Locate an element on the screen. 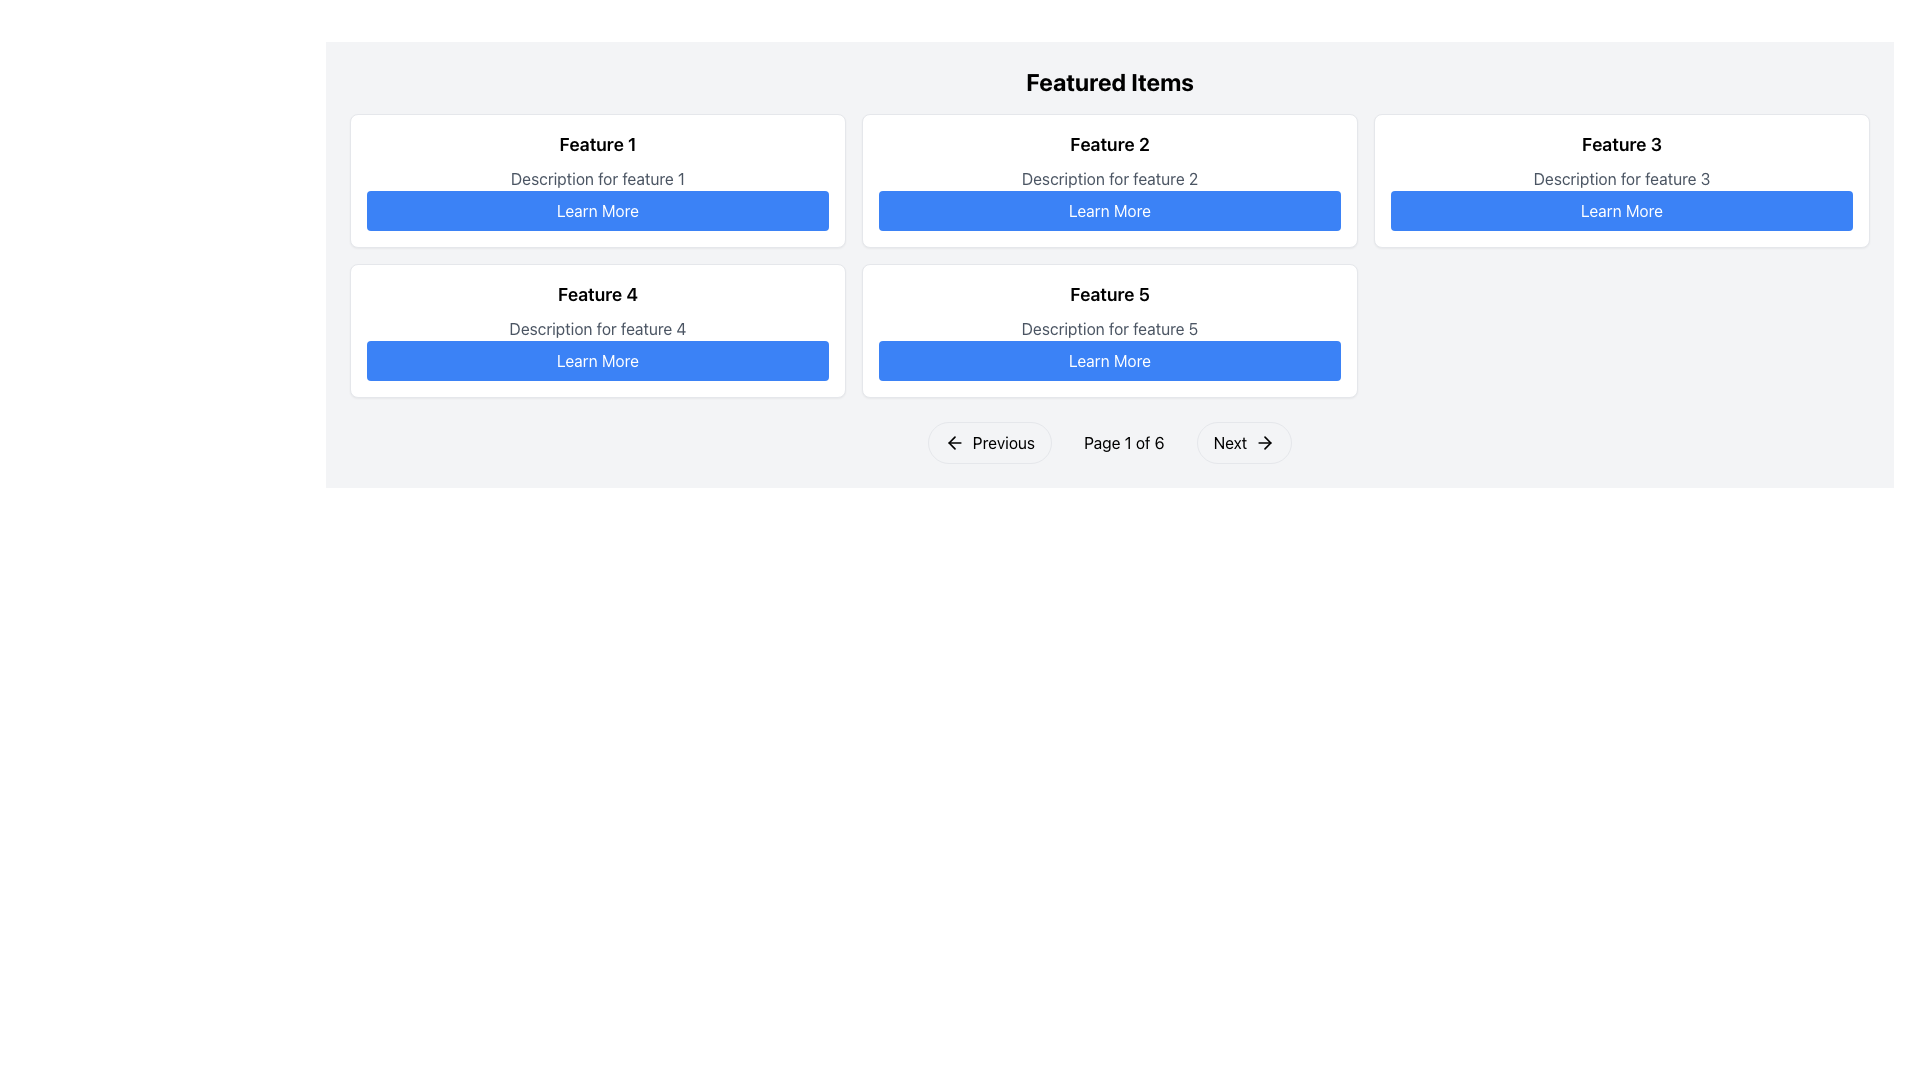 The width and height of the screenshot is (1920, 1080). the 'Next' button that contains a right-pointing SVG arrow icon to trigger navigation actions is located at coordinates (1264, 442).